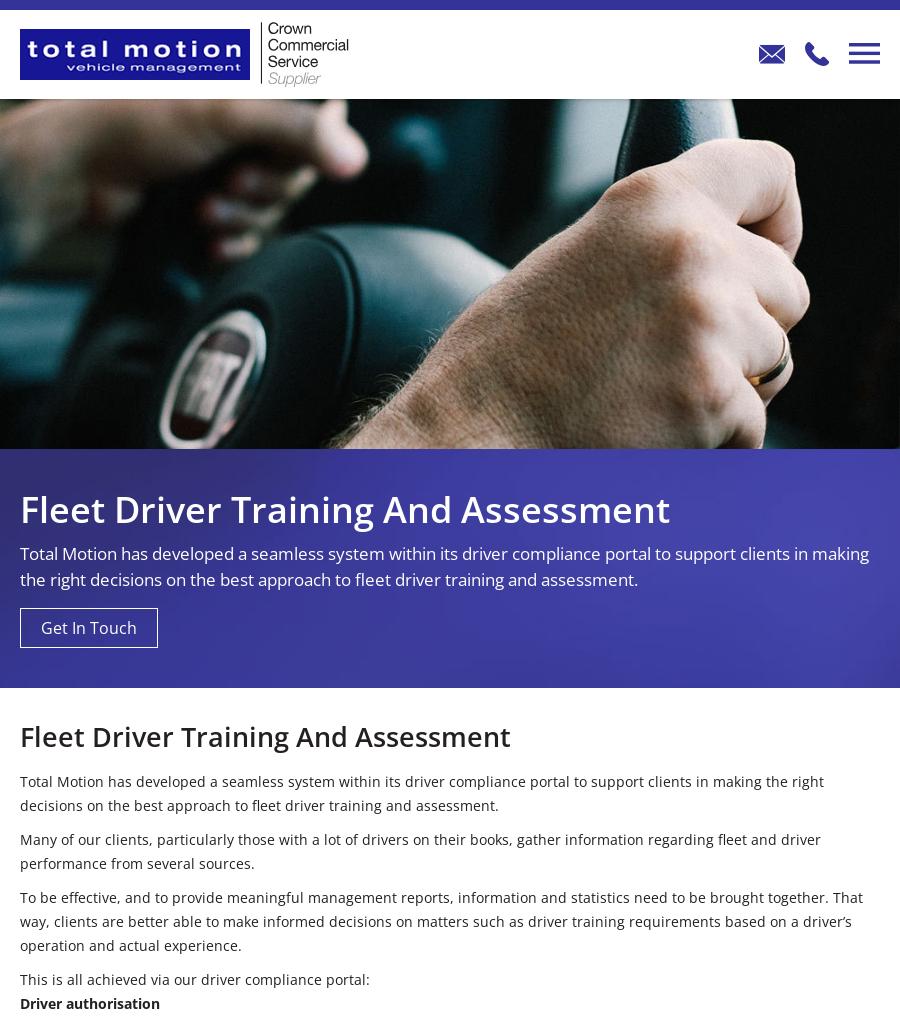 The height and width of the screenshot is (1017, 900). Describe the element at coordinates (449, 839) in the screenshot. I see `'Comms Hub'` at that location.